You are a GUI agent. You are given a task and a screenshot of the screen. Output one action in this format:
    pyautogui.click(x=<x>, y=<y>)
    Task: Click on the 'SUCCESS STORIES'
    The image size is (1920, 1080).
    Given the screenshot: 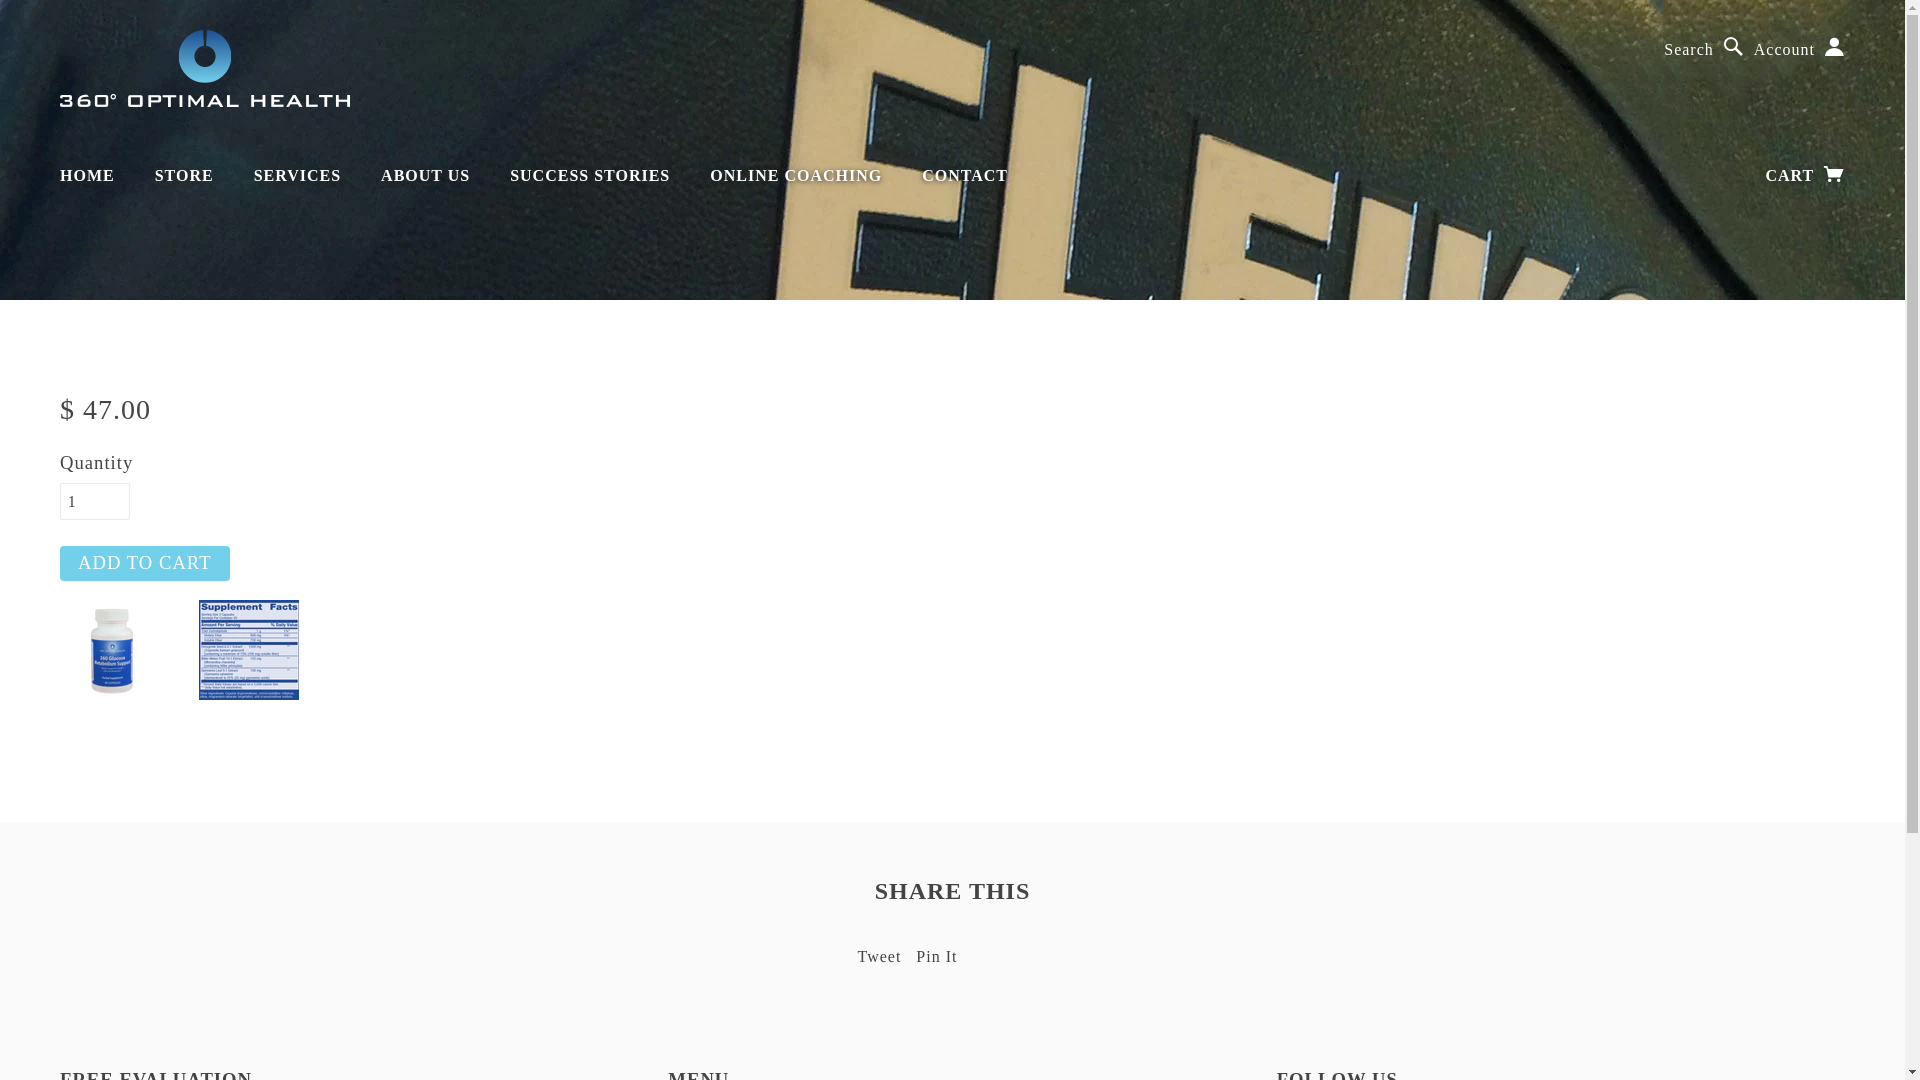 What is the action you would take?
    pyautogui.click(x=589, y=175)
    